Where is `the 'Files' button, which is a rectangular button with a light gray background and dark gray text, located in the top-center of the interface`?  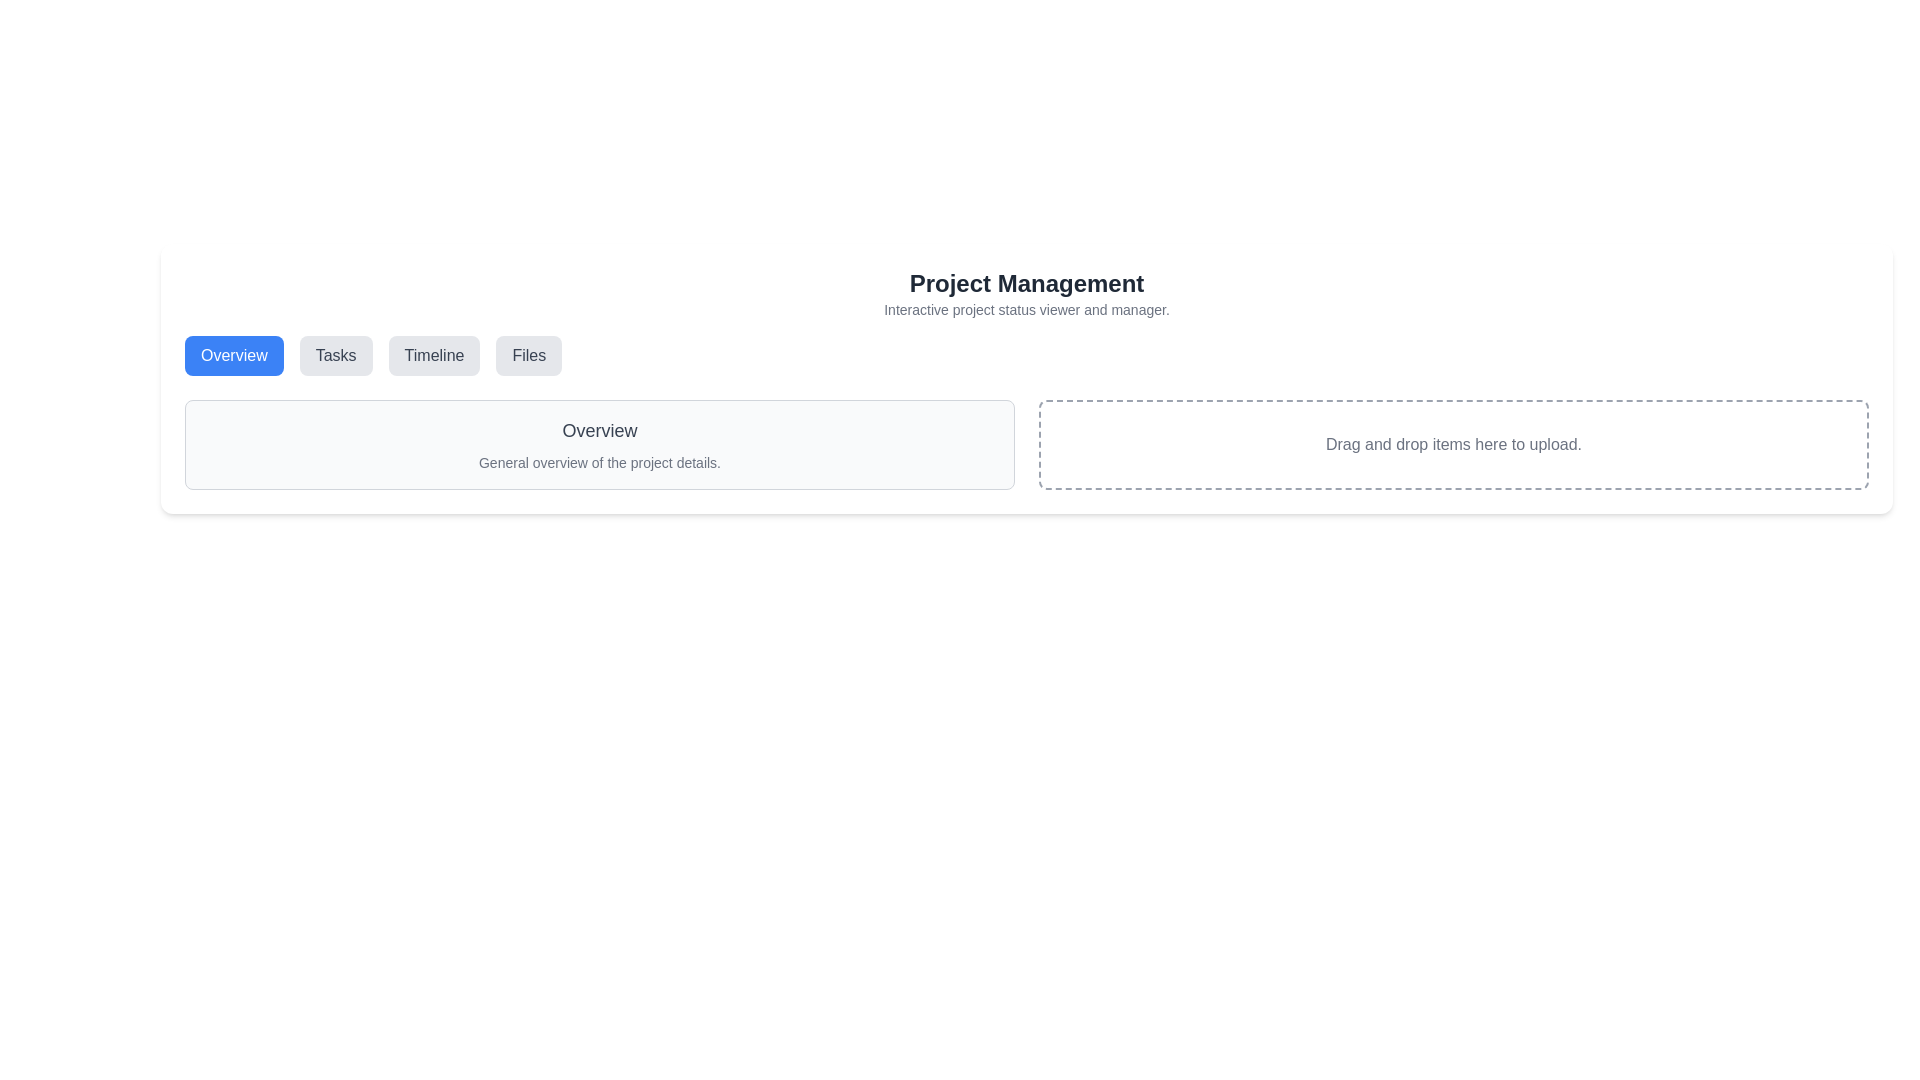 the 'Files' button, which is a rectangular button with a light gray background and dark gray text, located in the top-center of the interface is located at coordinates (529, 354).